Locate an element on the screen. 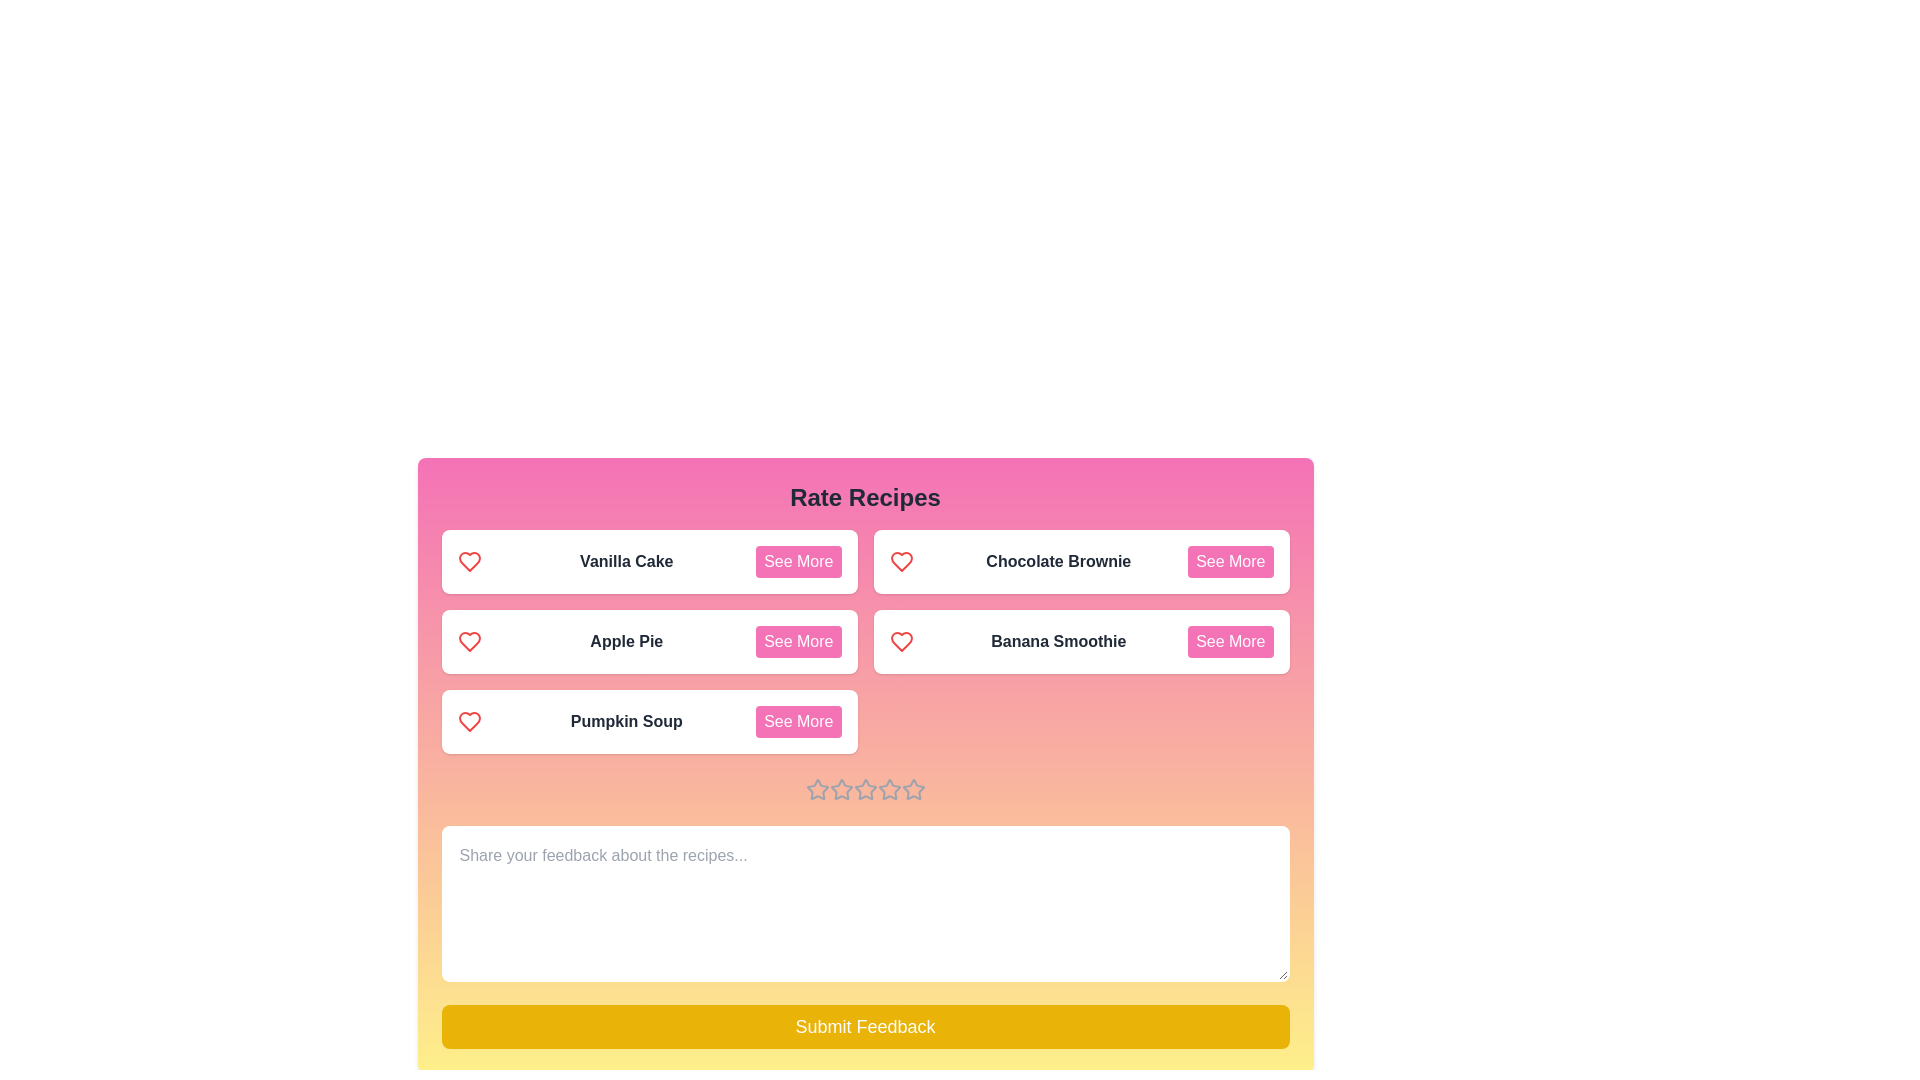 This screenshot has height=1080, width=1920. the heart icon associated with Vanilla Cake is located at coordinates (468, 562).